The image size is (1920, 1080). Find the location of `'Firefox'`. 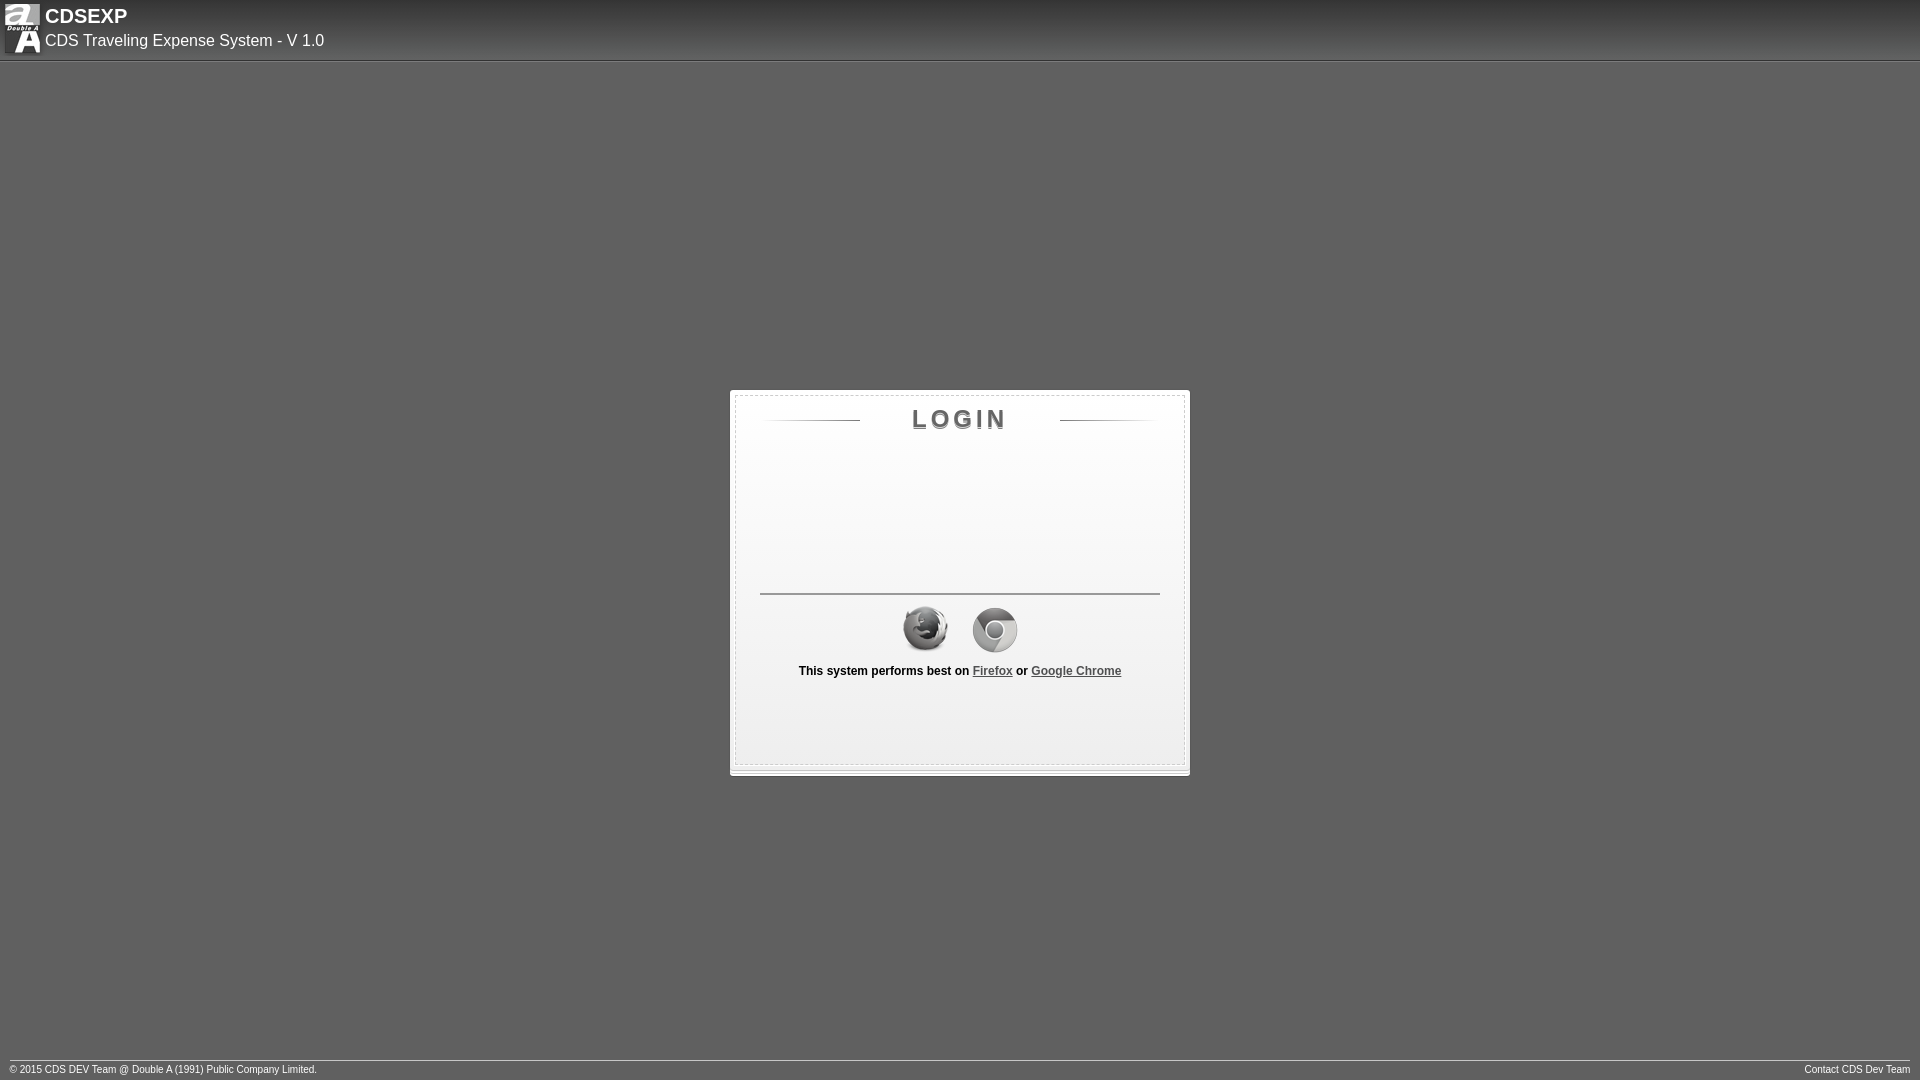

'Firefox' is located at coordinates (993, 671).